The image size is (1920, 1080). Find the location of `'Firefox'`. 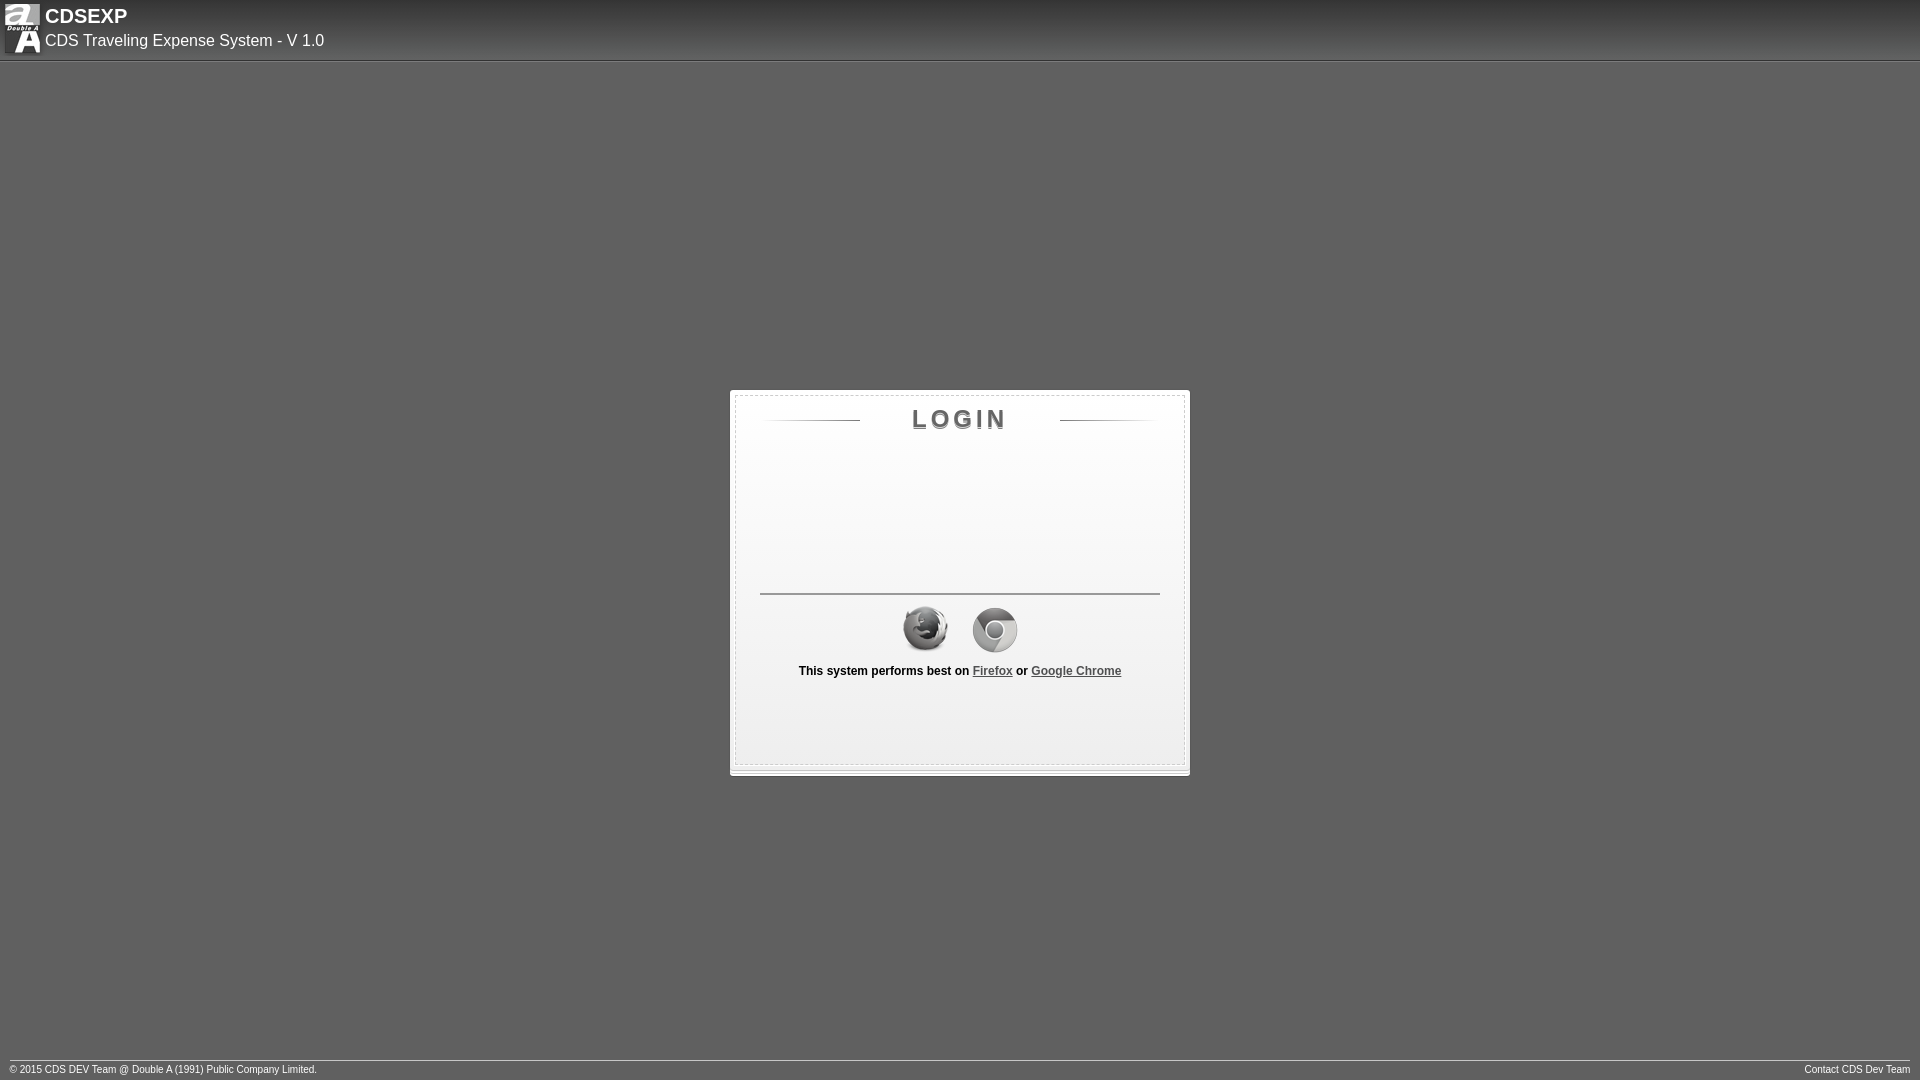

'Firefox' is located at coordinates (993, 671).